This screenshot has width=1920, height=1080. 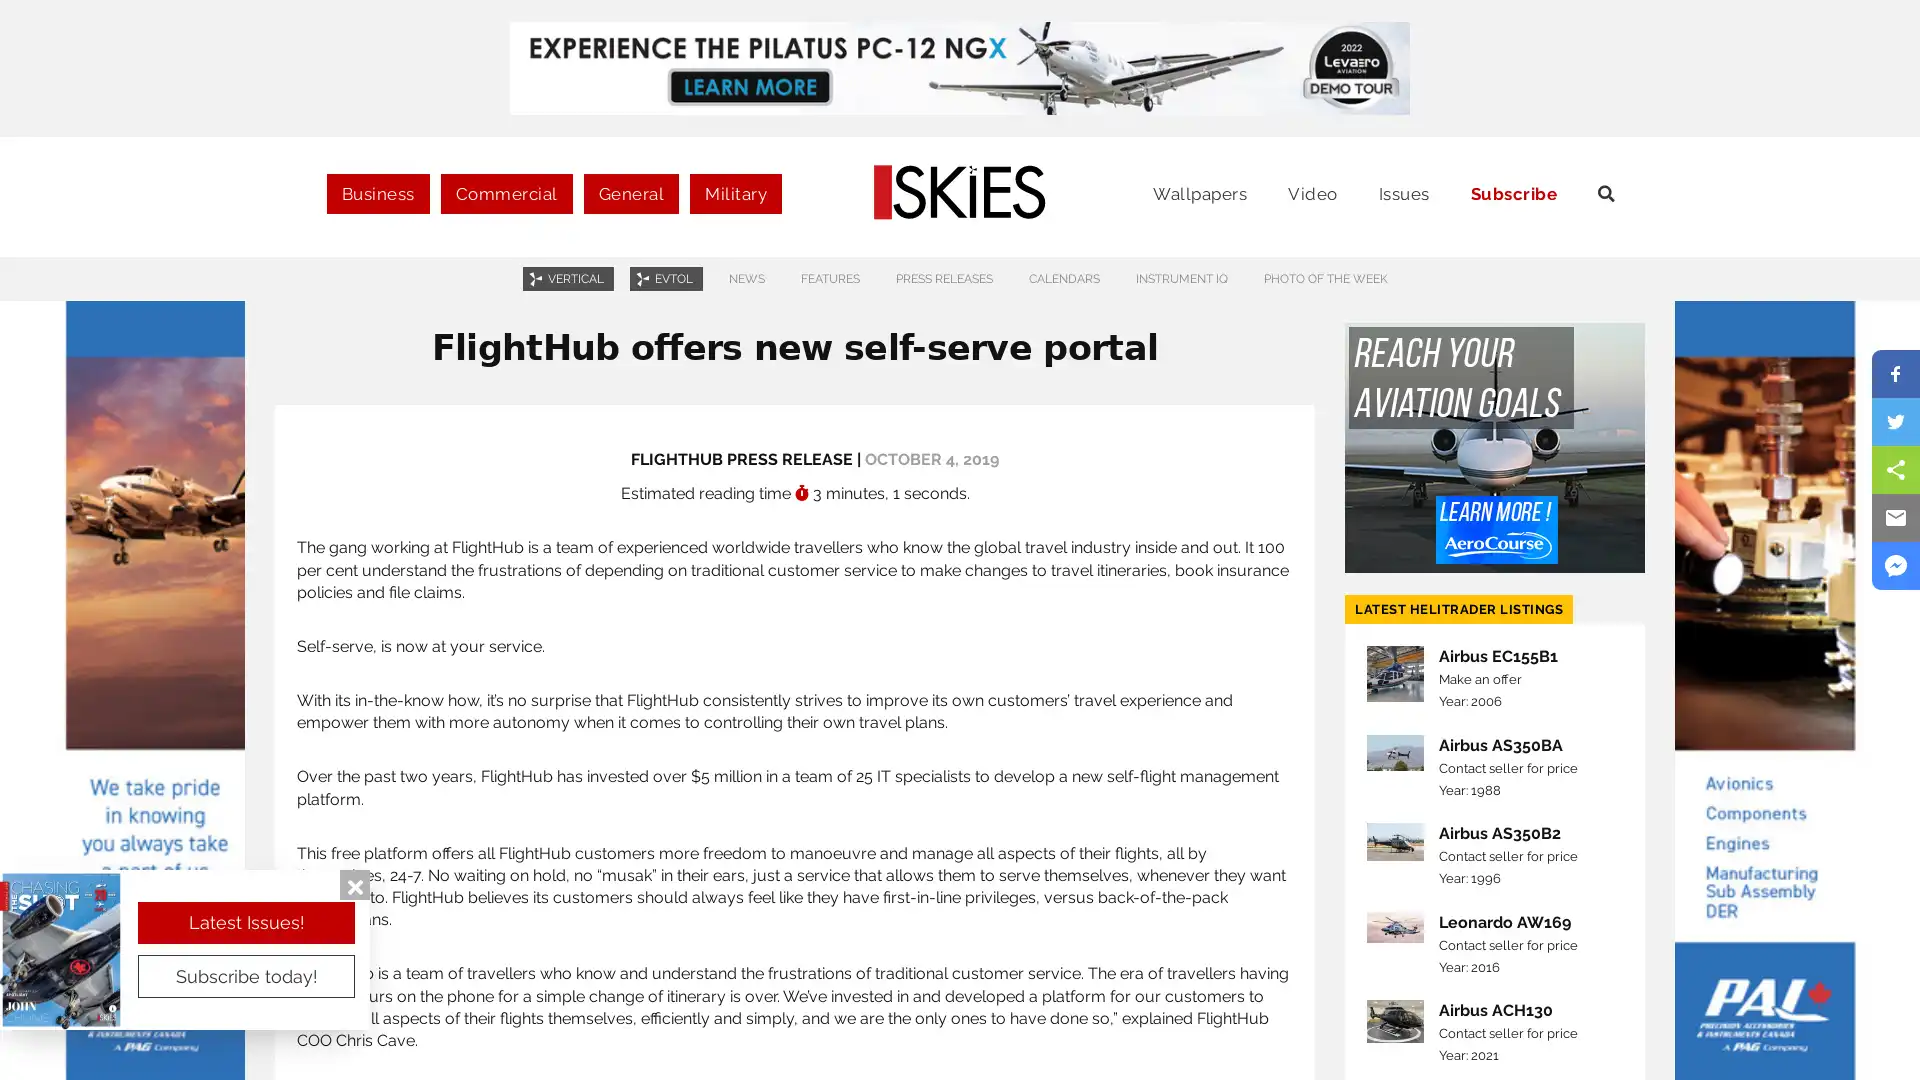 What do you see at coordinates (1829, 204) in the screenshot?
I see `Search` at bounding box center [1829, 204].